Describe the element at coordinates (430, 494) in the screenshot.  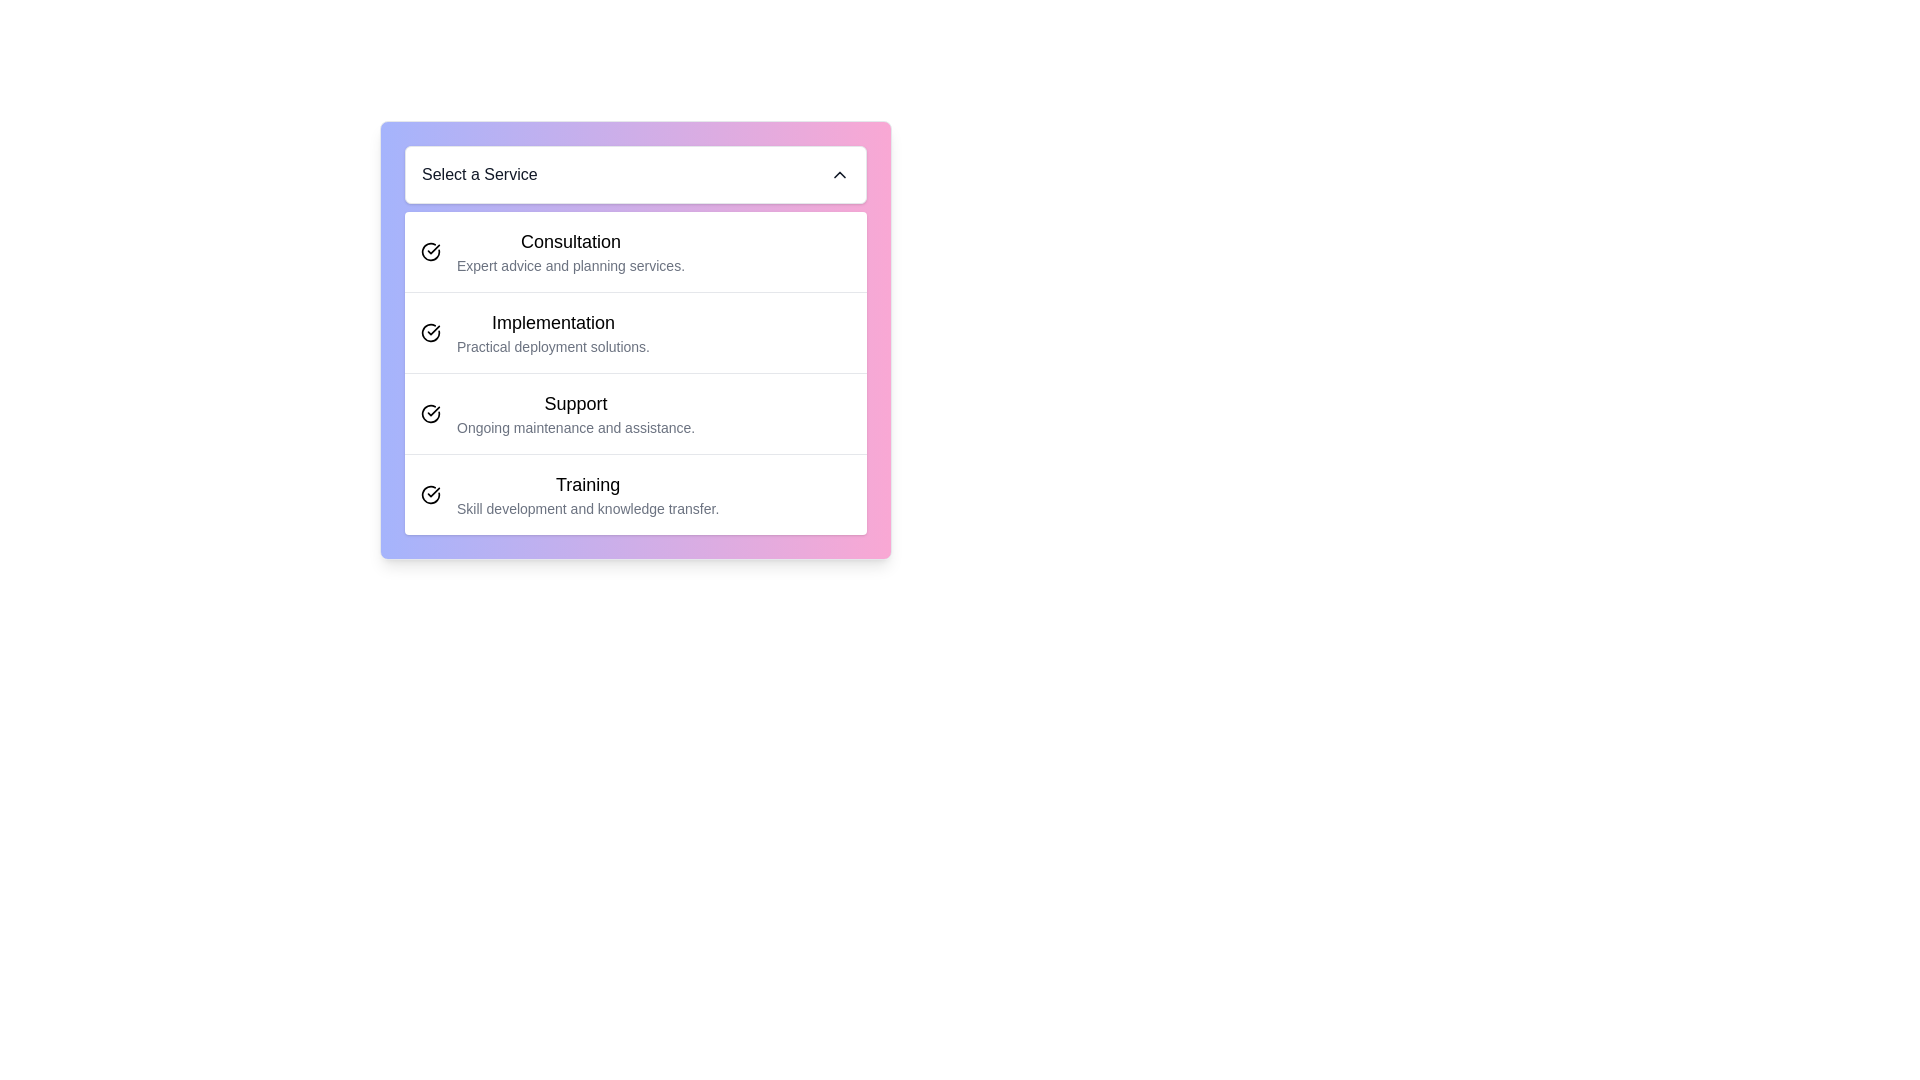
I see `the decorative vector graphic component of the 'Training' service icon, located at the bottom left corner of the 'Training' section` at that location.